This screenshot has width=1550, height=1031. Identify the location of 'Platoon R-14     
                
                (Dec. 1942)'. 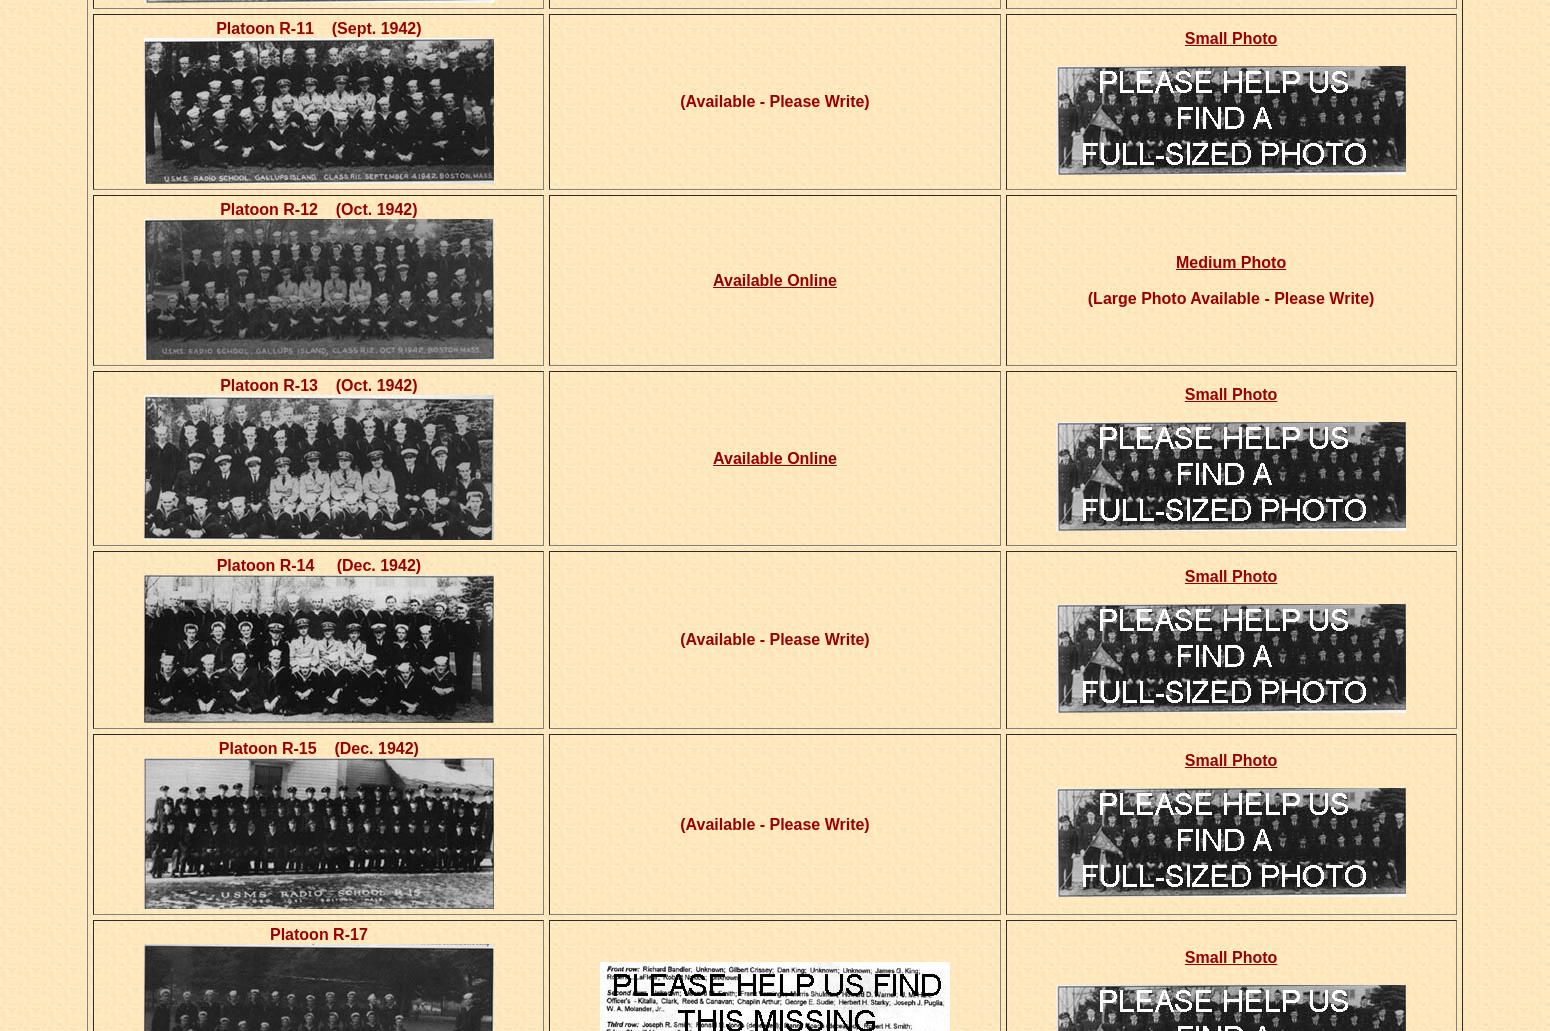
(317, 564).